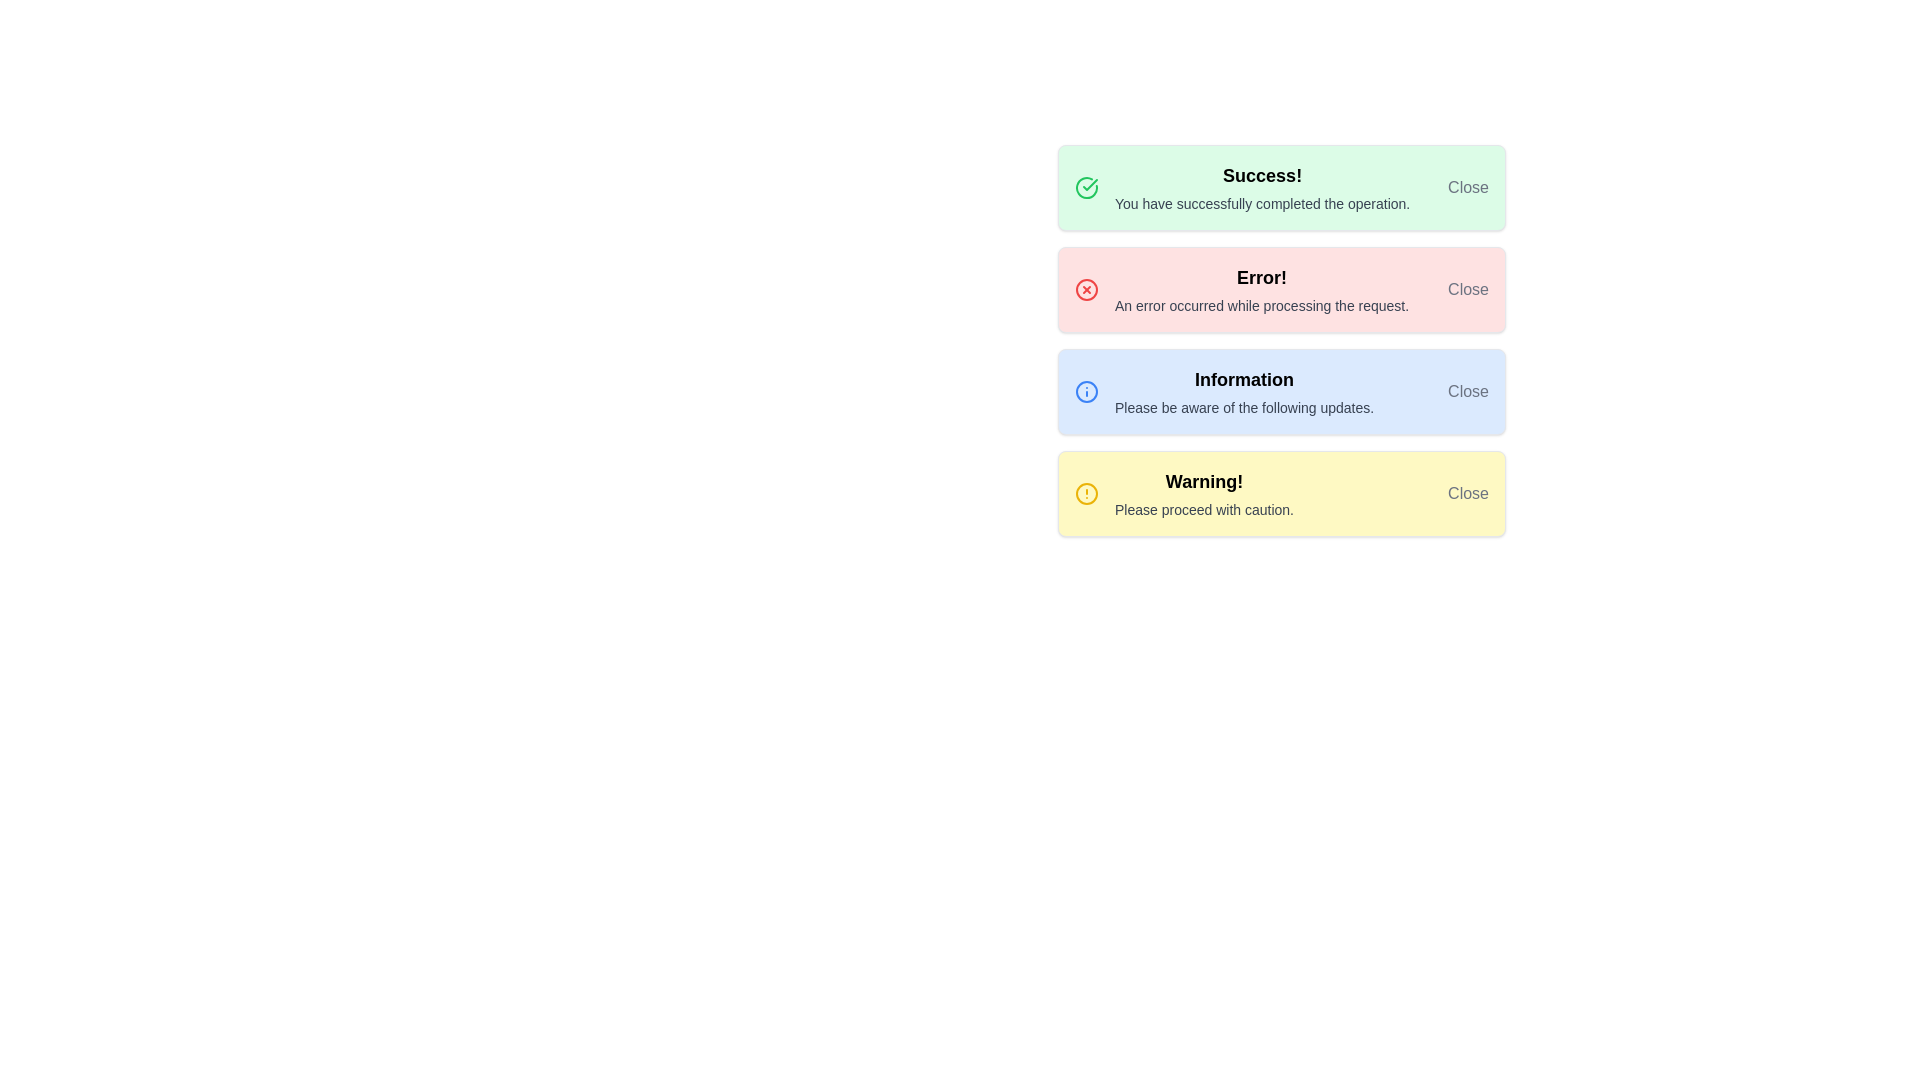  Describe the element at coordinates (1261, 277) in the screenshot. I see `bold text 'Error!' displayed prominently in the second red notification box near the top of the interface` at that location.